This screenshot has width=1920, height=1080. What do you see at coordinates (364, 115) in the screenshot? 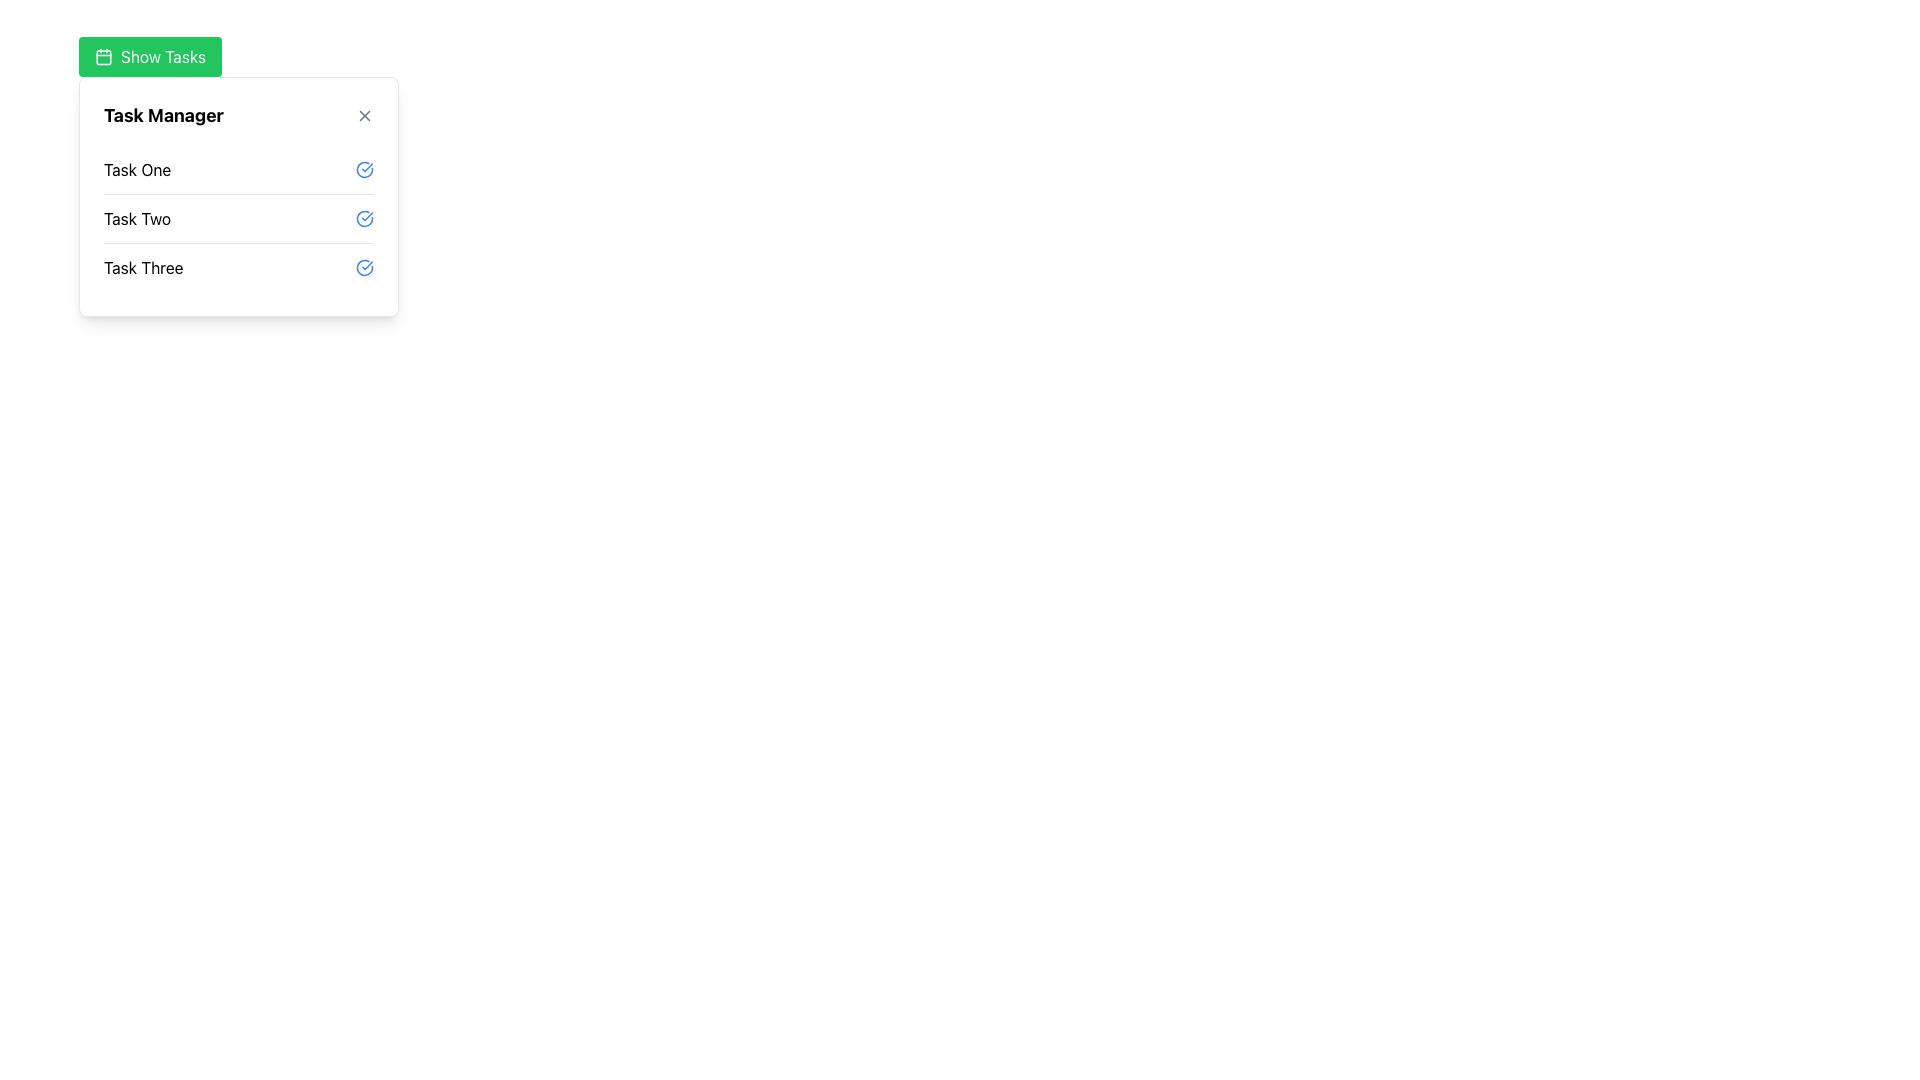
I see `the close button located in the header section of the 'Task Manager' UI component to change its color` at bounding box center [364, 115].